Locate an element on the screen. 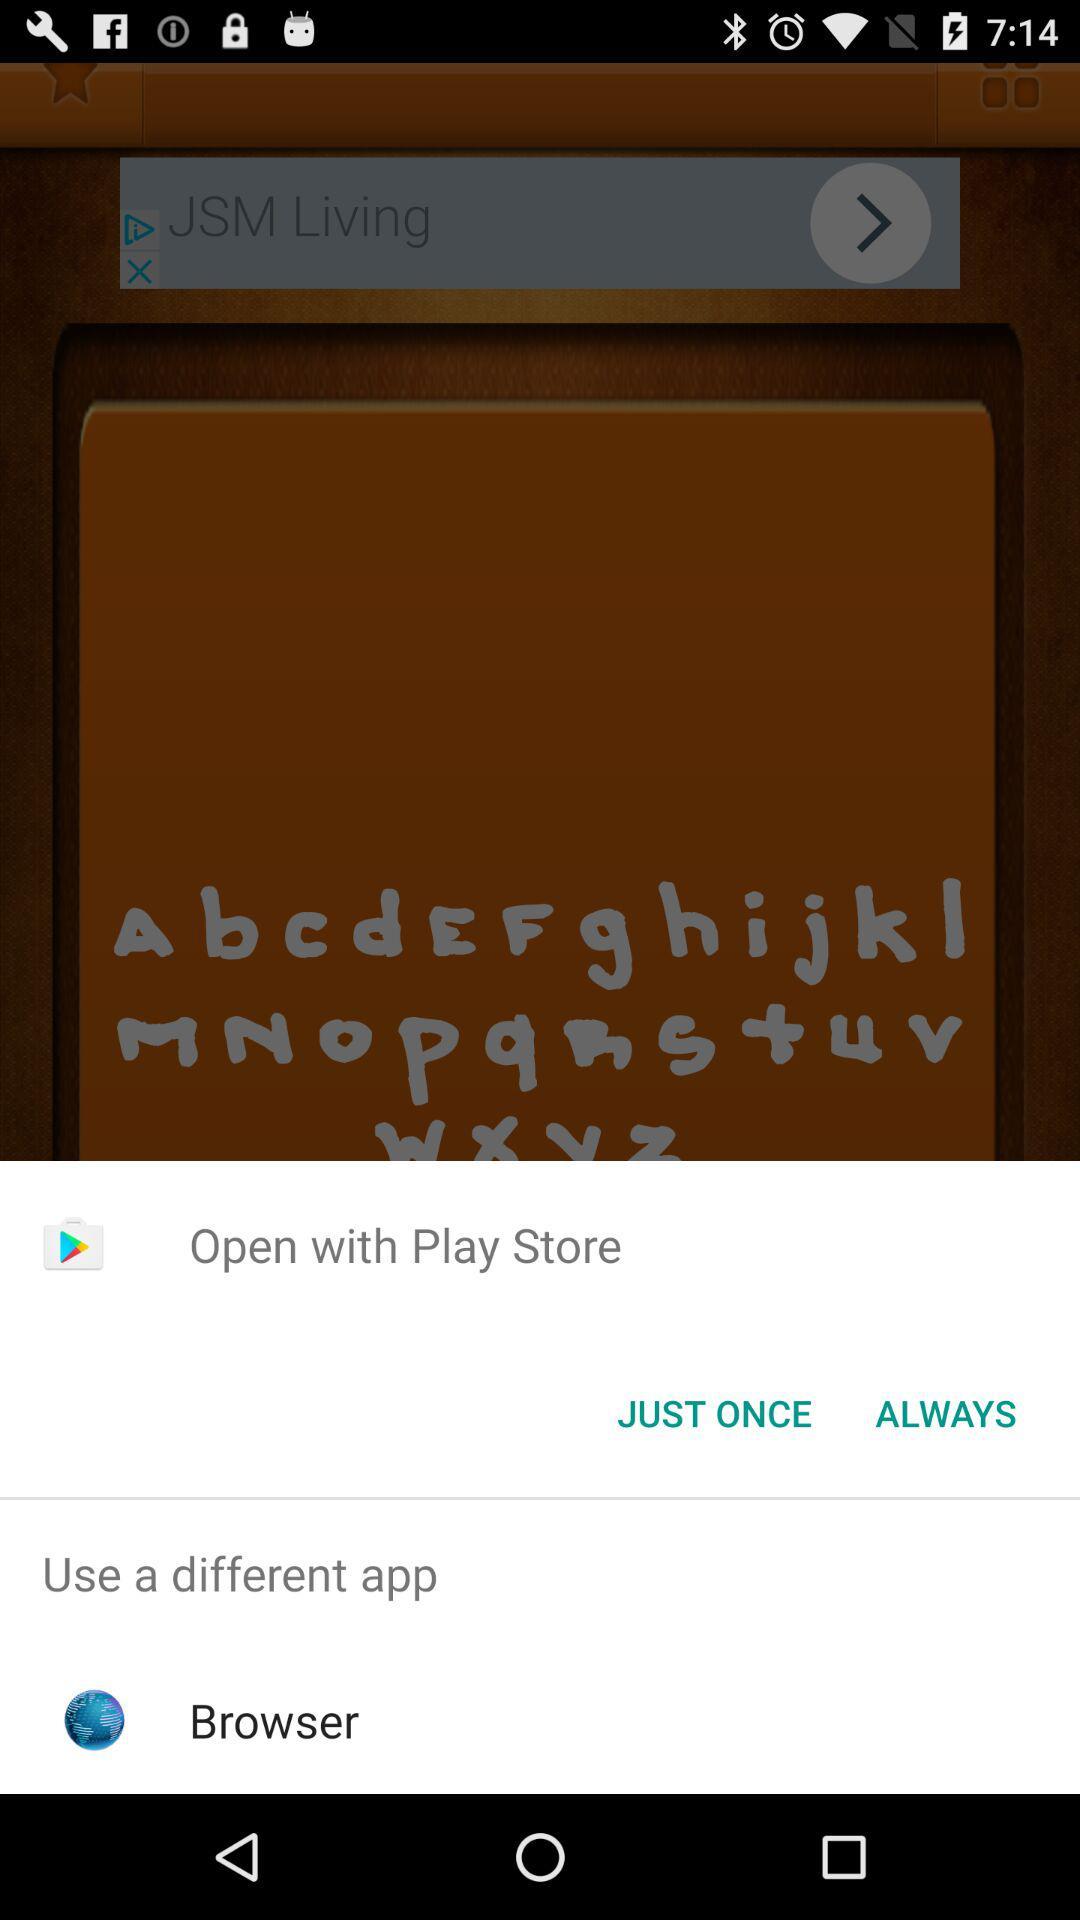 This screenshot has height=1920, width=1080. icon to the left of the always icon is located at coordinates (713, 1411).